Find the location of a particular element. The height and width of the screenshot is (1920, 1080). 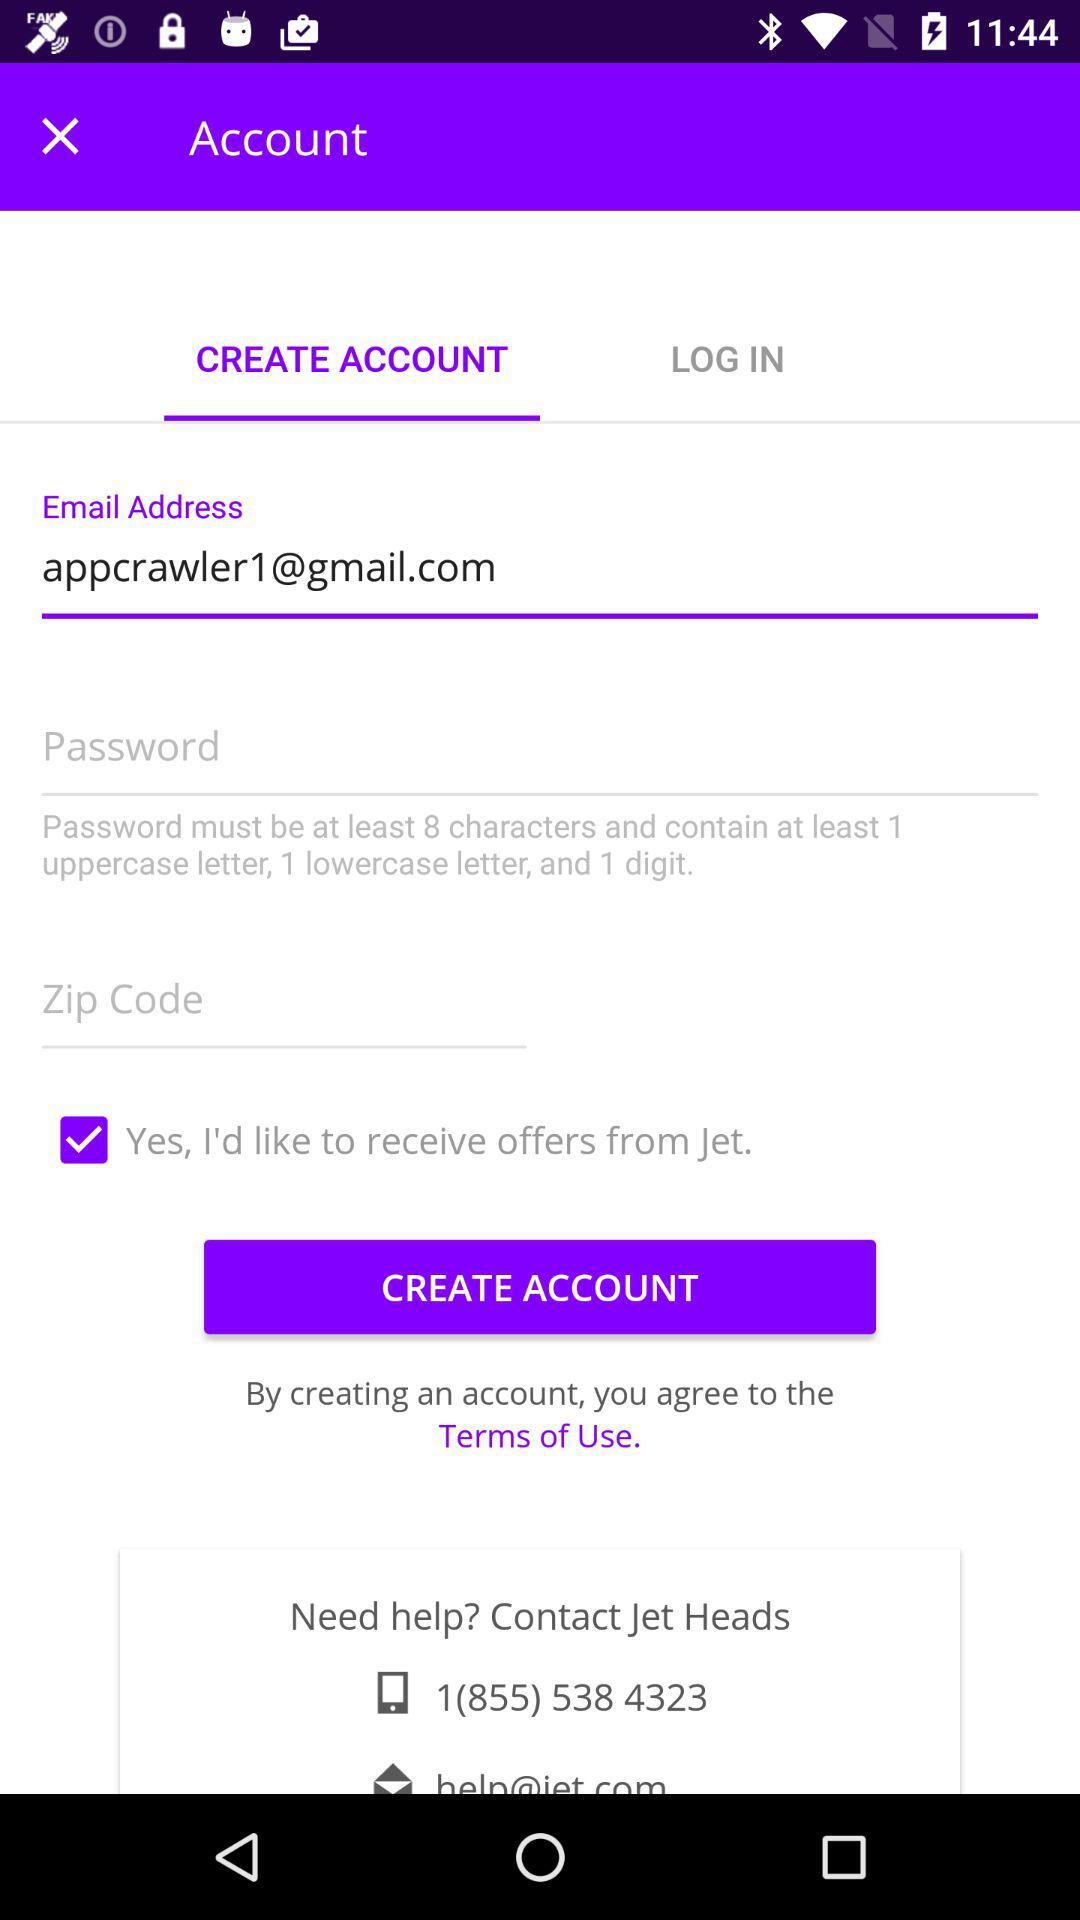

the icon below the by creating an is located at coordinates (540, 1434).